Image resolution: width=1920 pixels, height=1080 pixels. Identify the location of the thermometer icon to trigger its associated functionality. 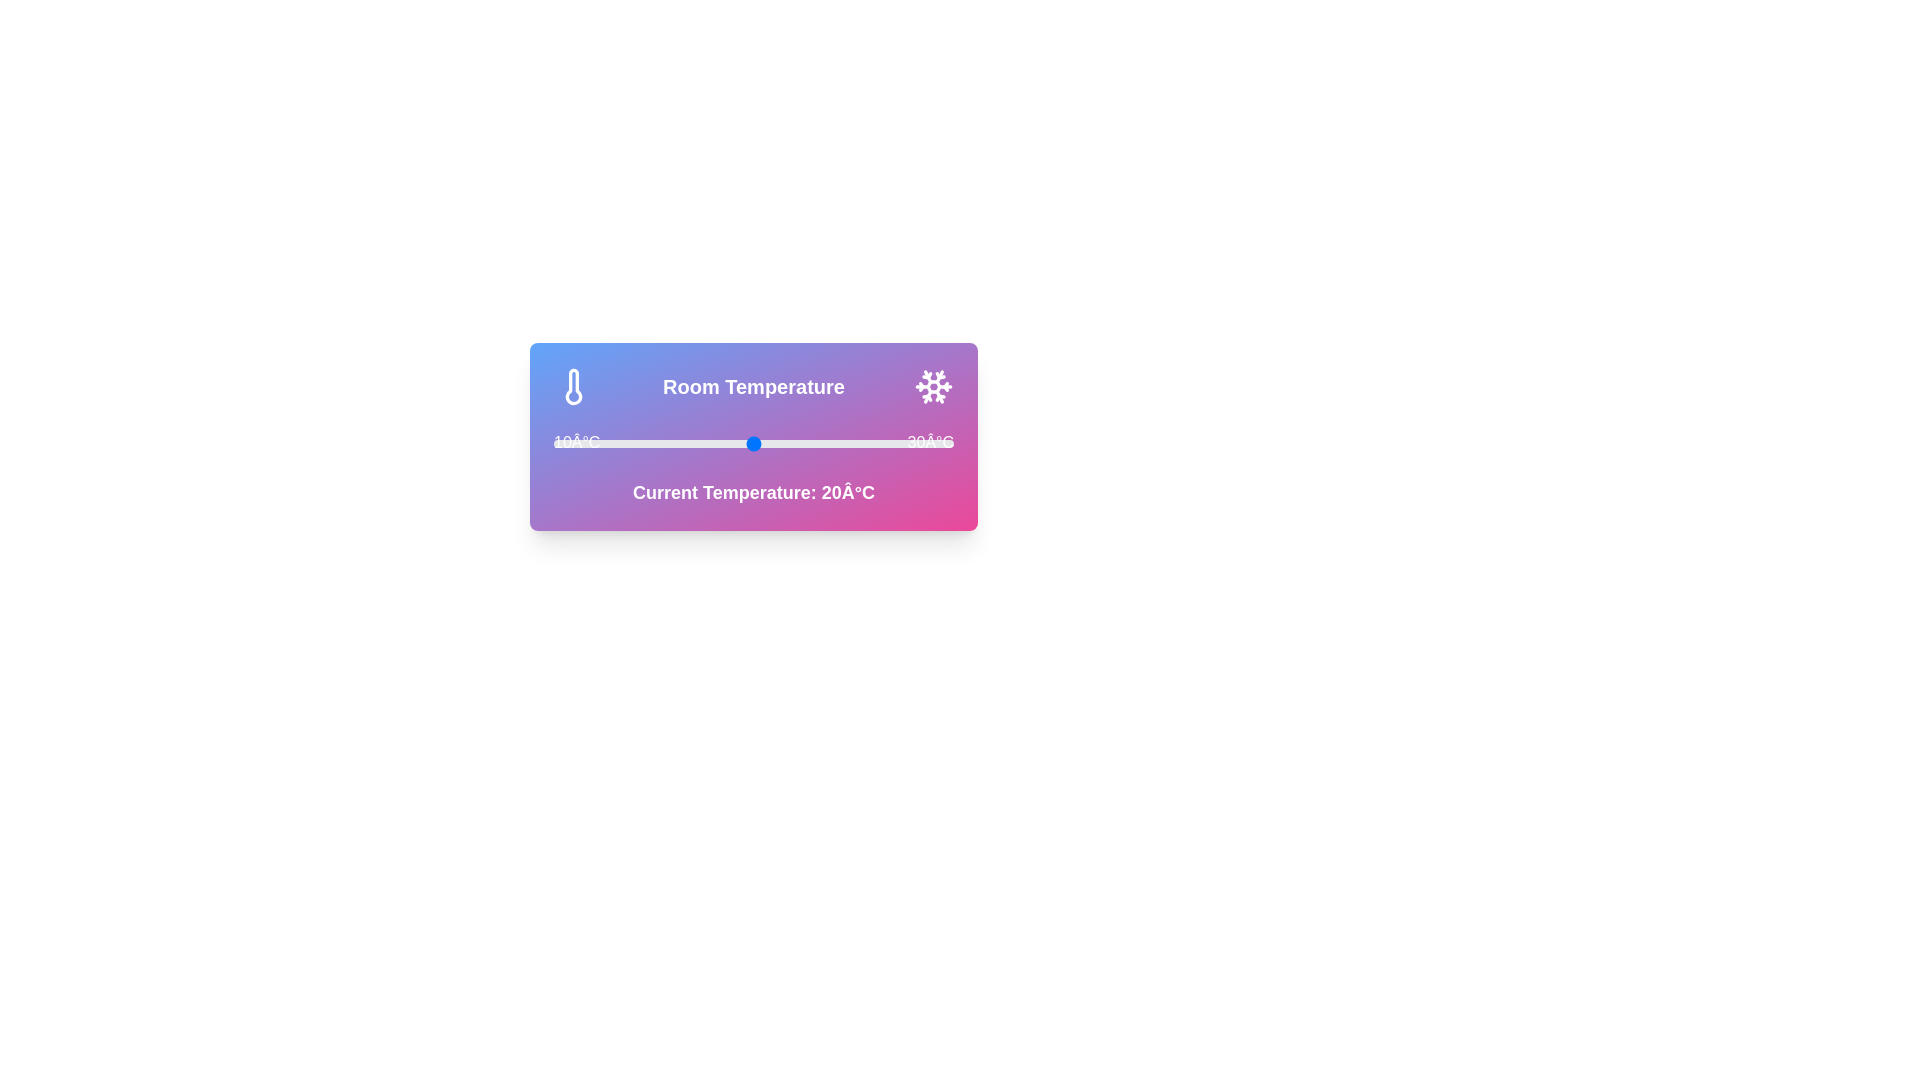
(573, 386).